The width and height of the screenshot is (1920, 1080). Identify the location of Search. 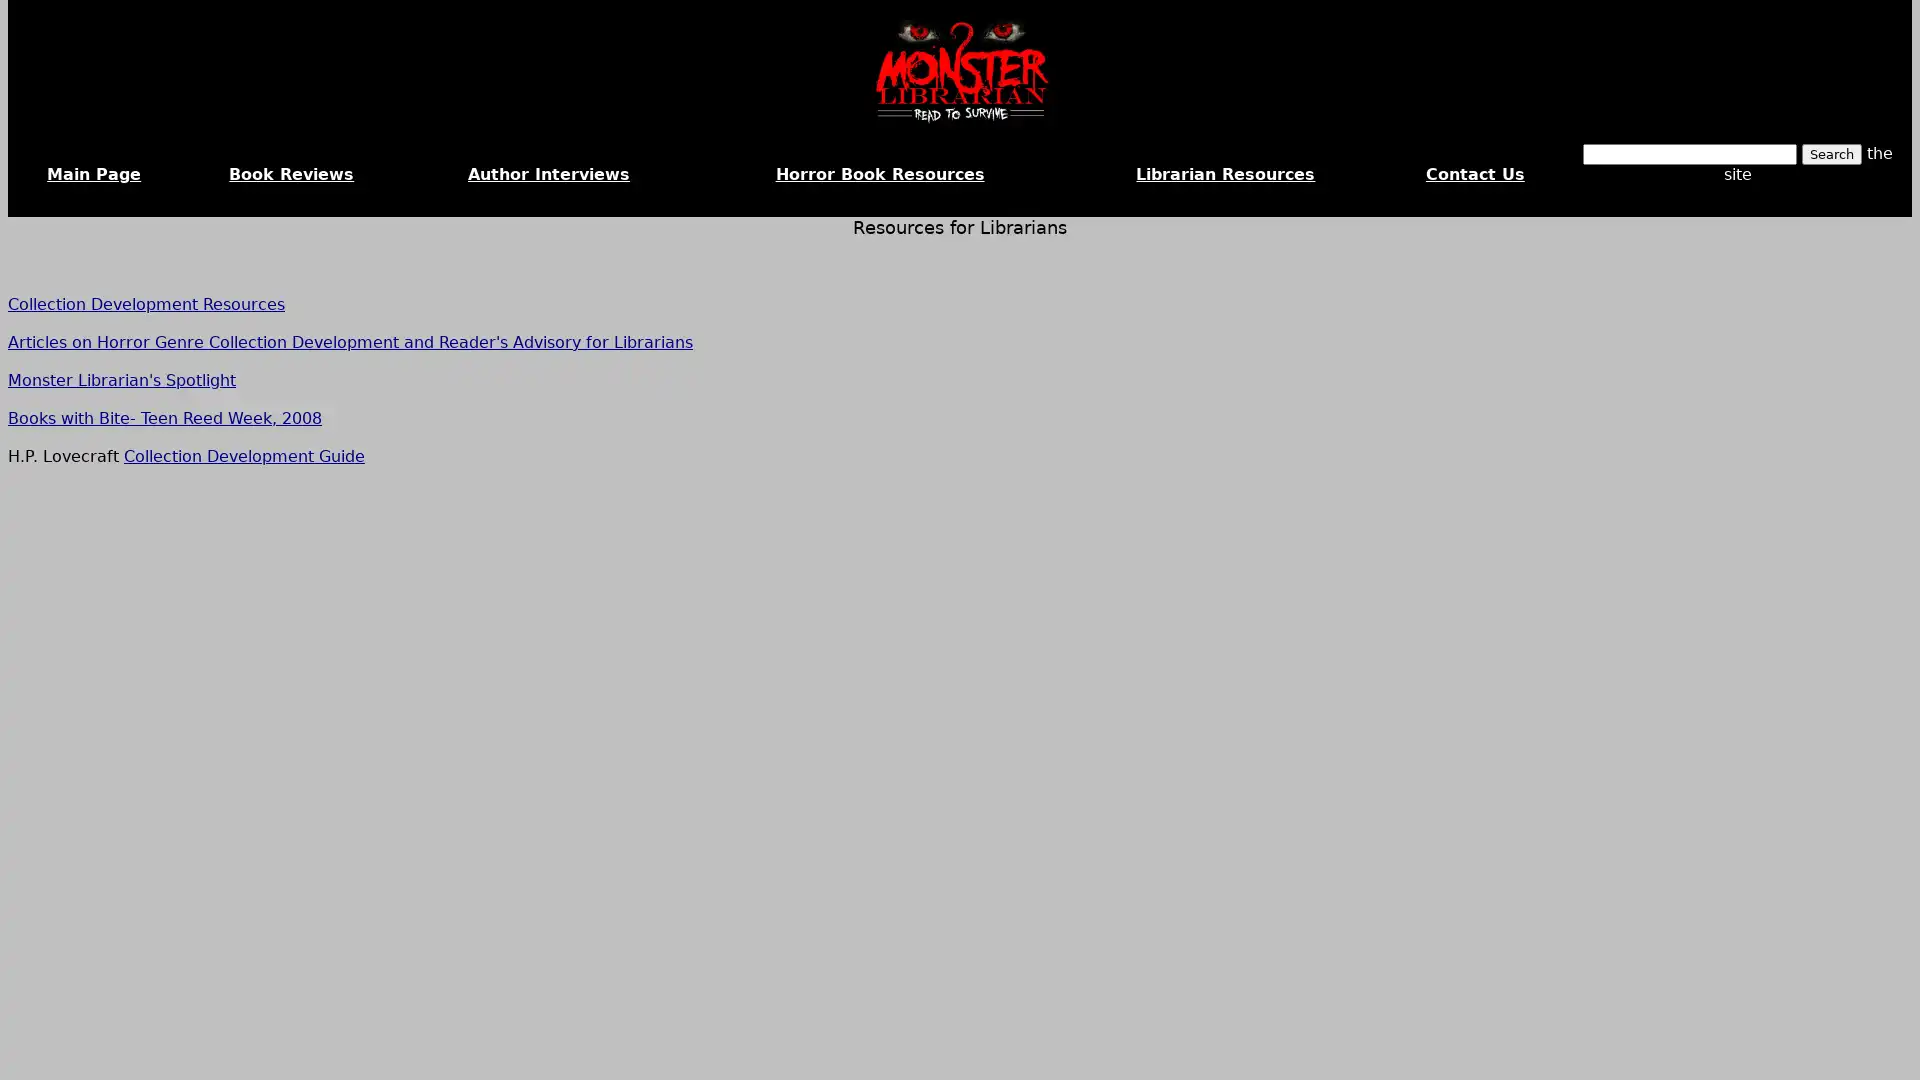
(1832, 152).